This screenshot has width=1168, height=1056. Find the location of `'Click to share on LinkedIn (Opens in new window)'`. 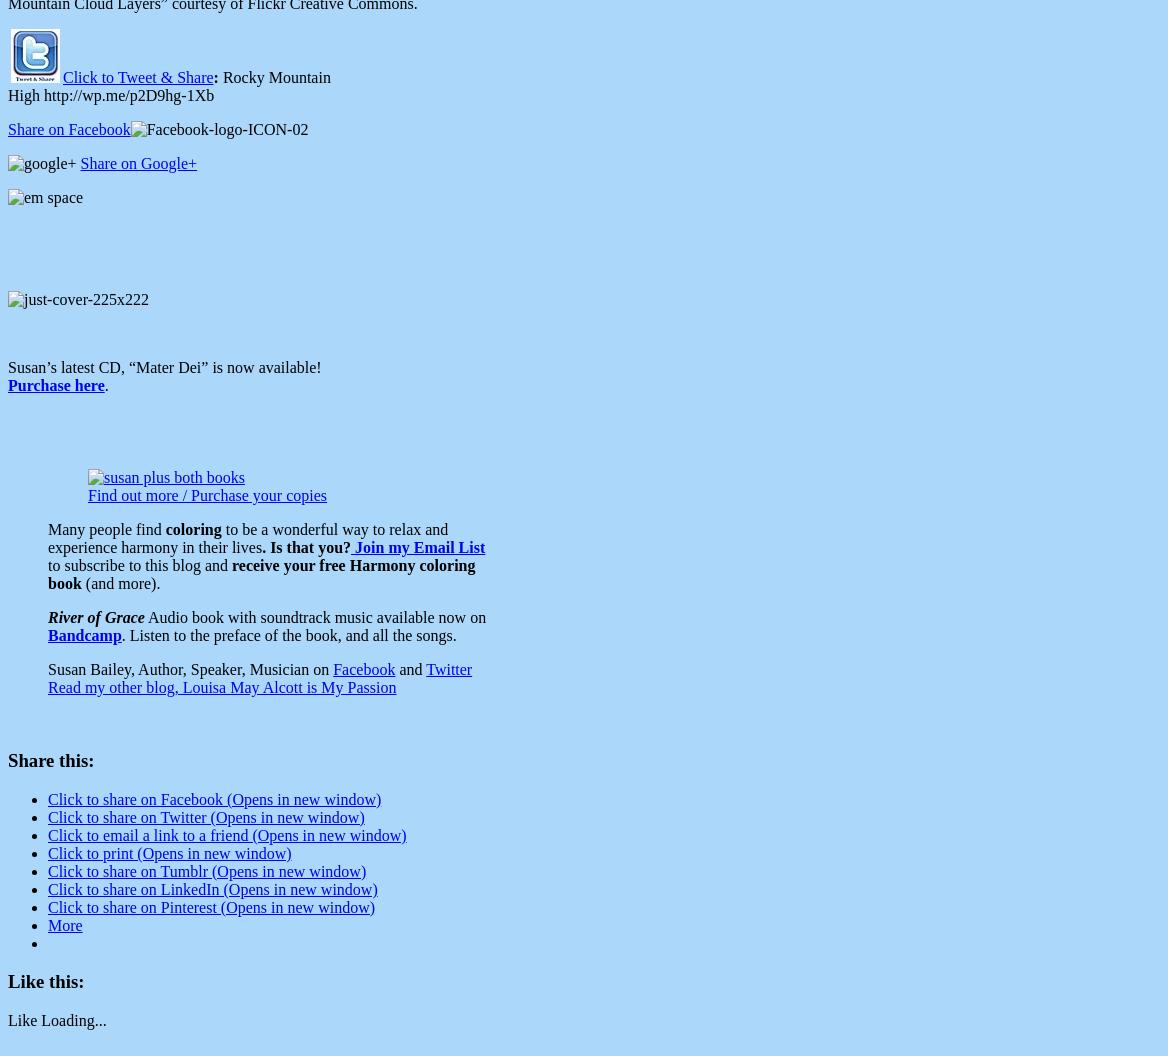

'Click to share on LinkedIn (Opens in new window)' is located at coordinates (212, 887).